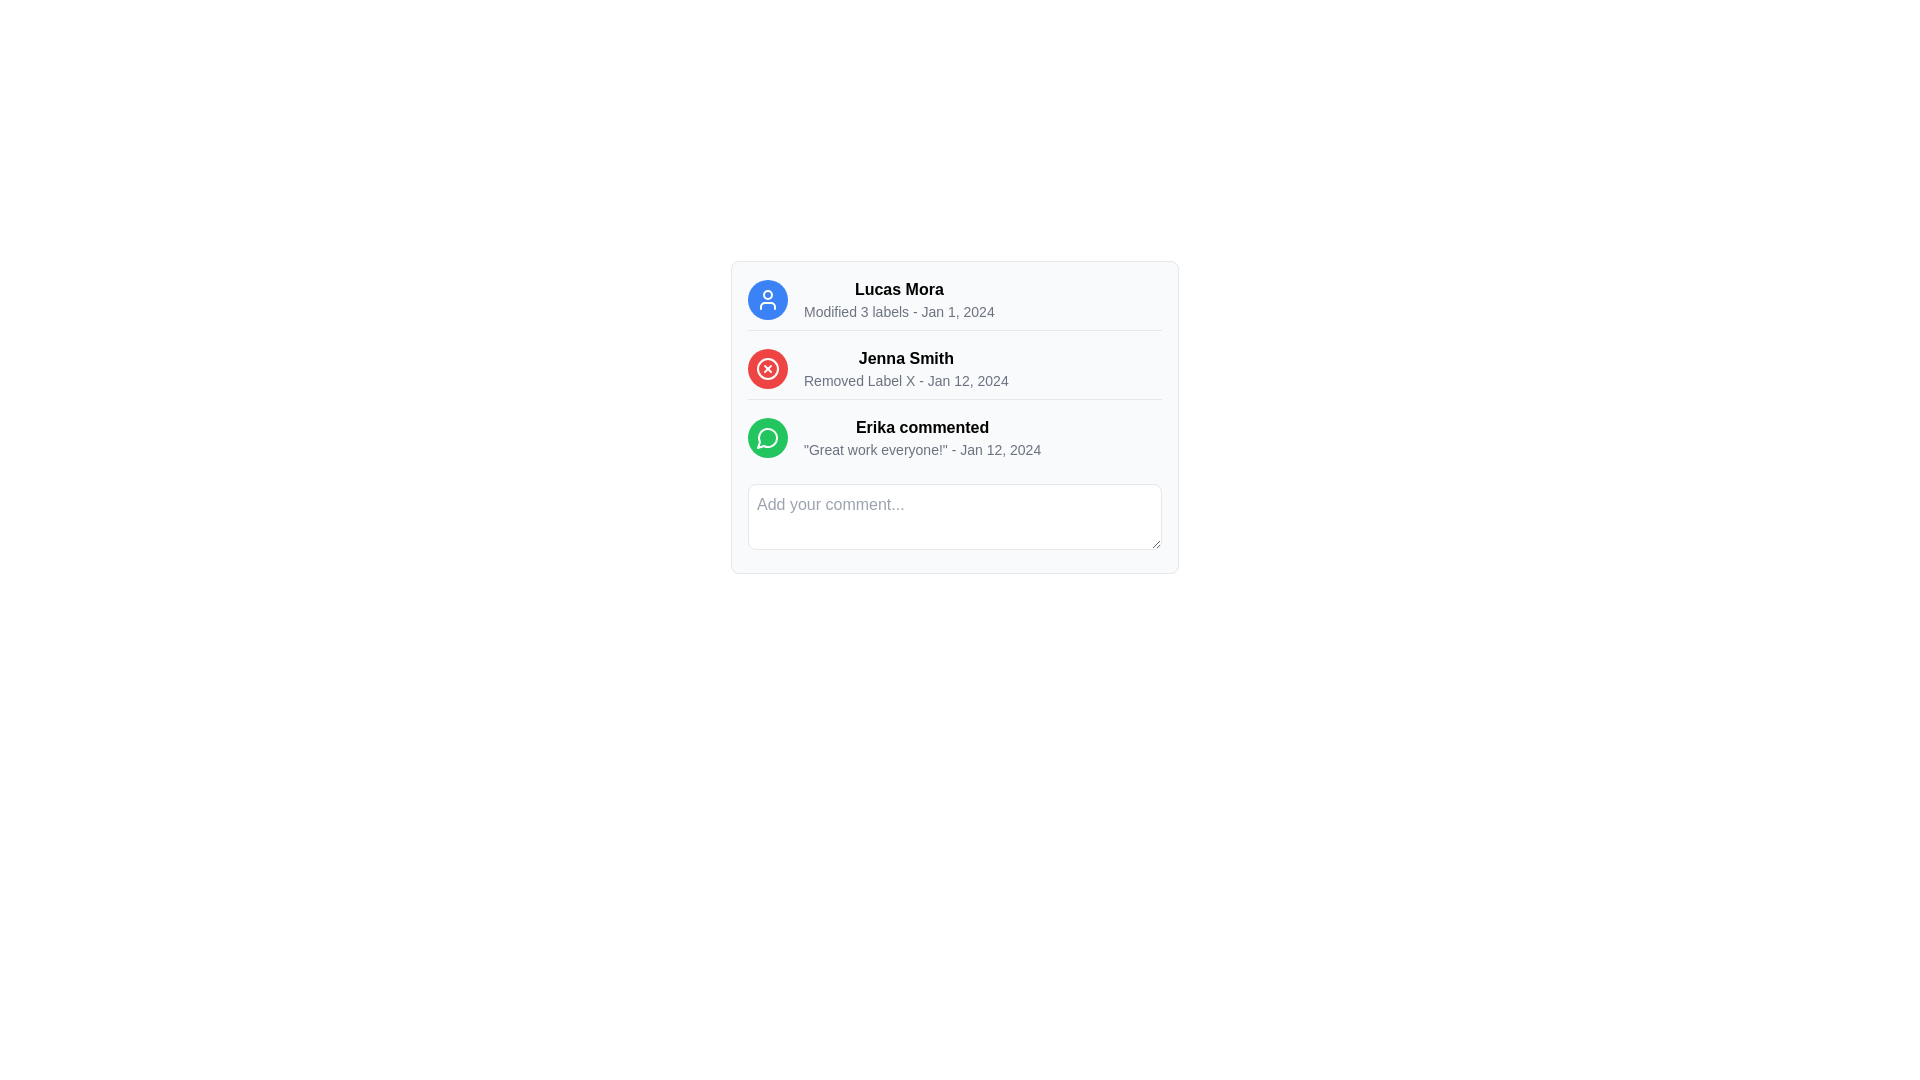 The height and width of the screenshot is (1080, 1920). I want to click on the activity update text block that logs the action taken by 'Jenna Smith' regarding the removal of 'Label X', so click(905, 369).